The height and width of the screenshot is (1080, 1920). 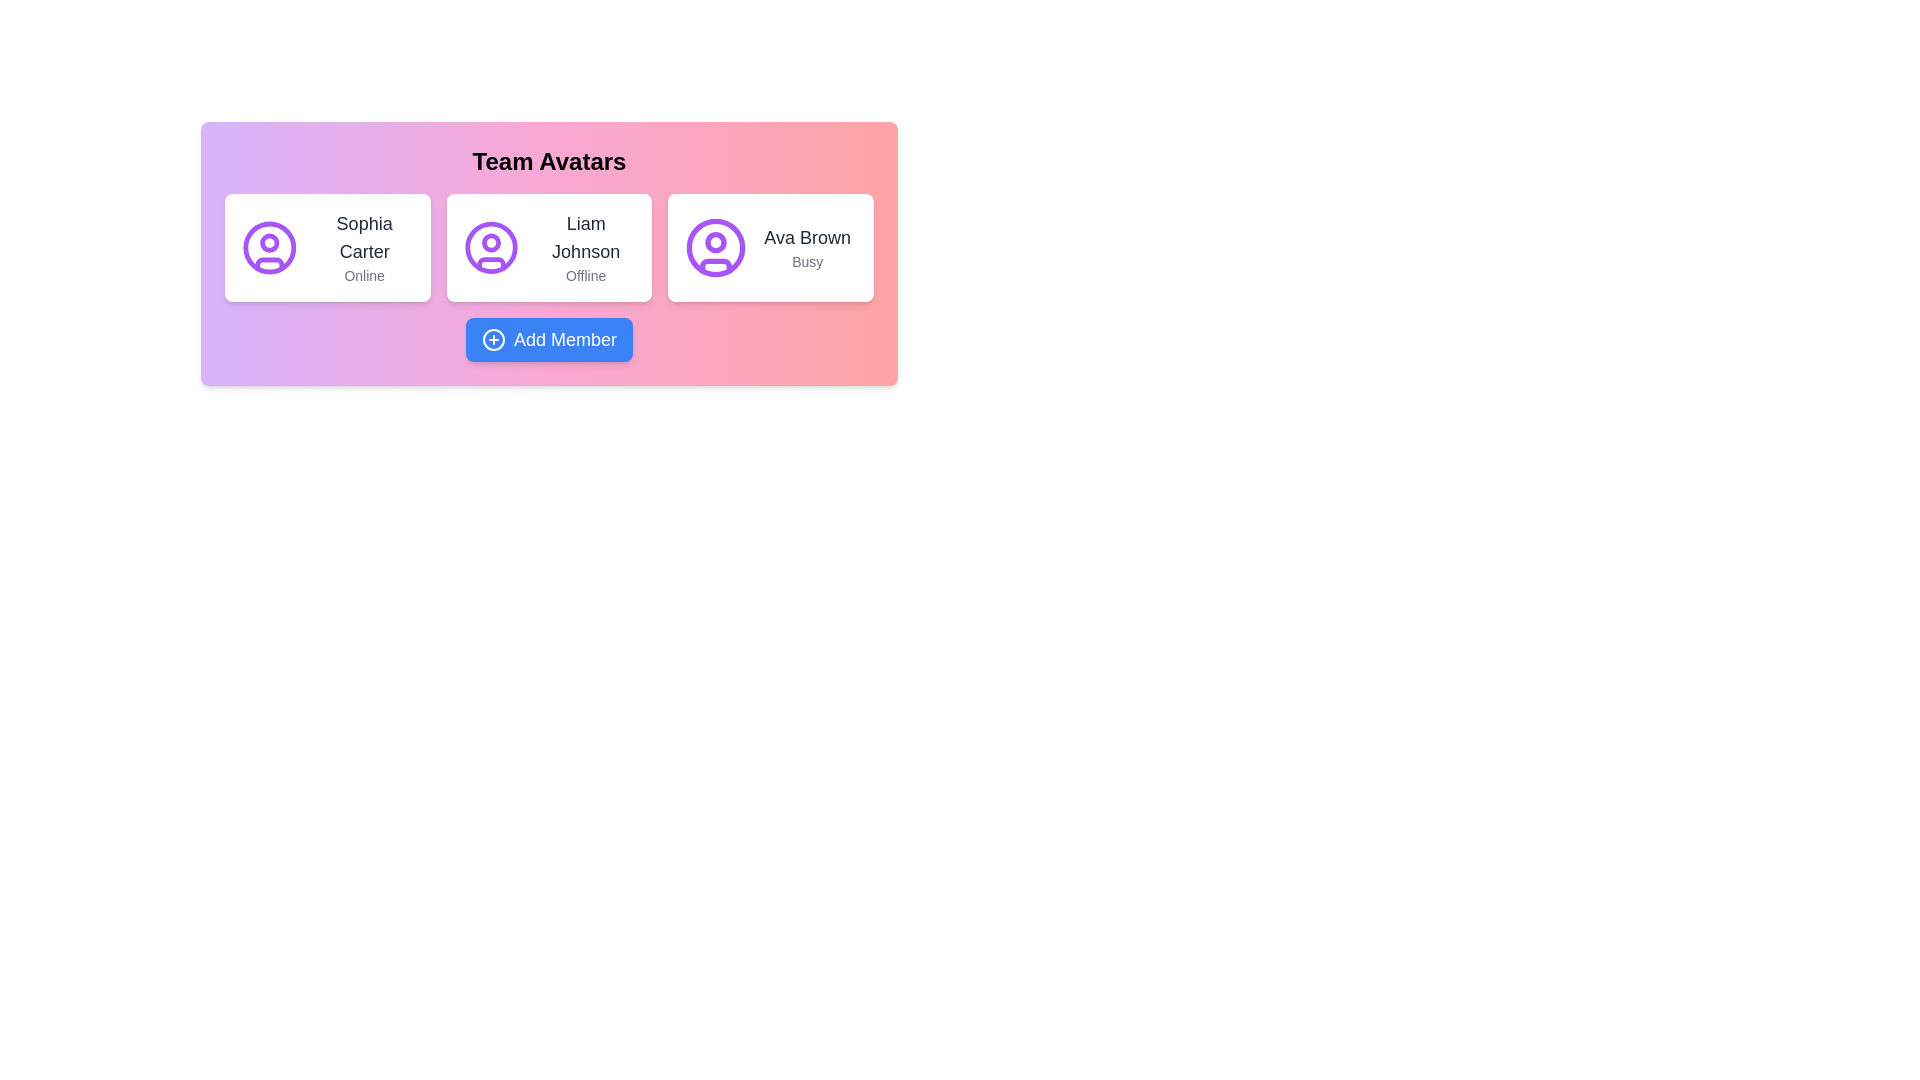 I want to click on displayed information from the Profile Card representing an individual team member, which is the third card in the horizontal layout under the 'Team Avatars' heading, so click(x=770, y=246).